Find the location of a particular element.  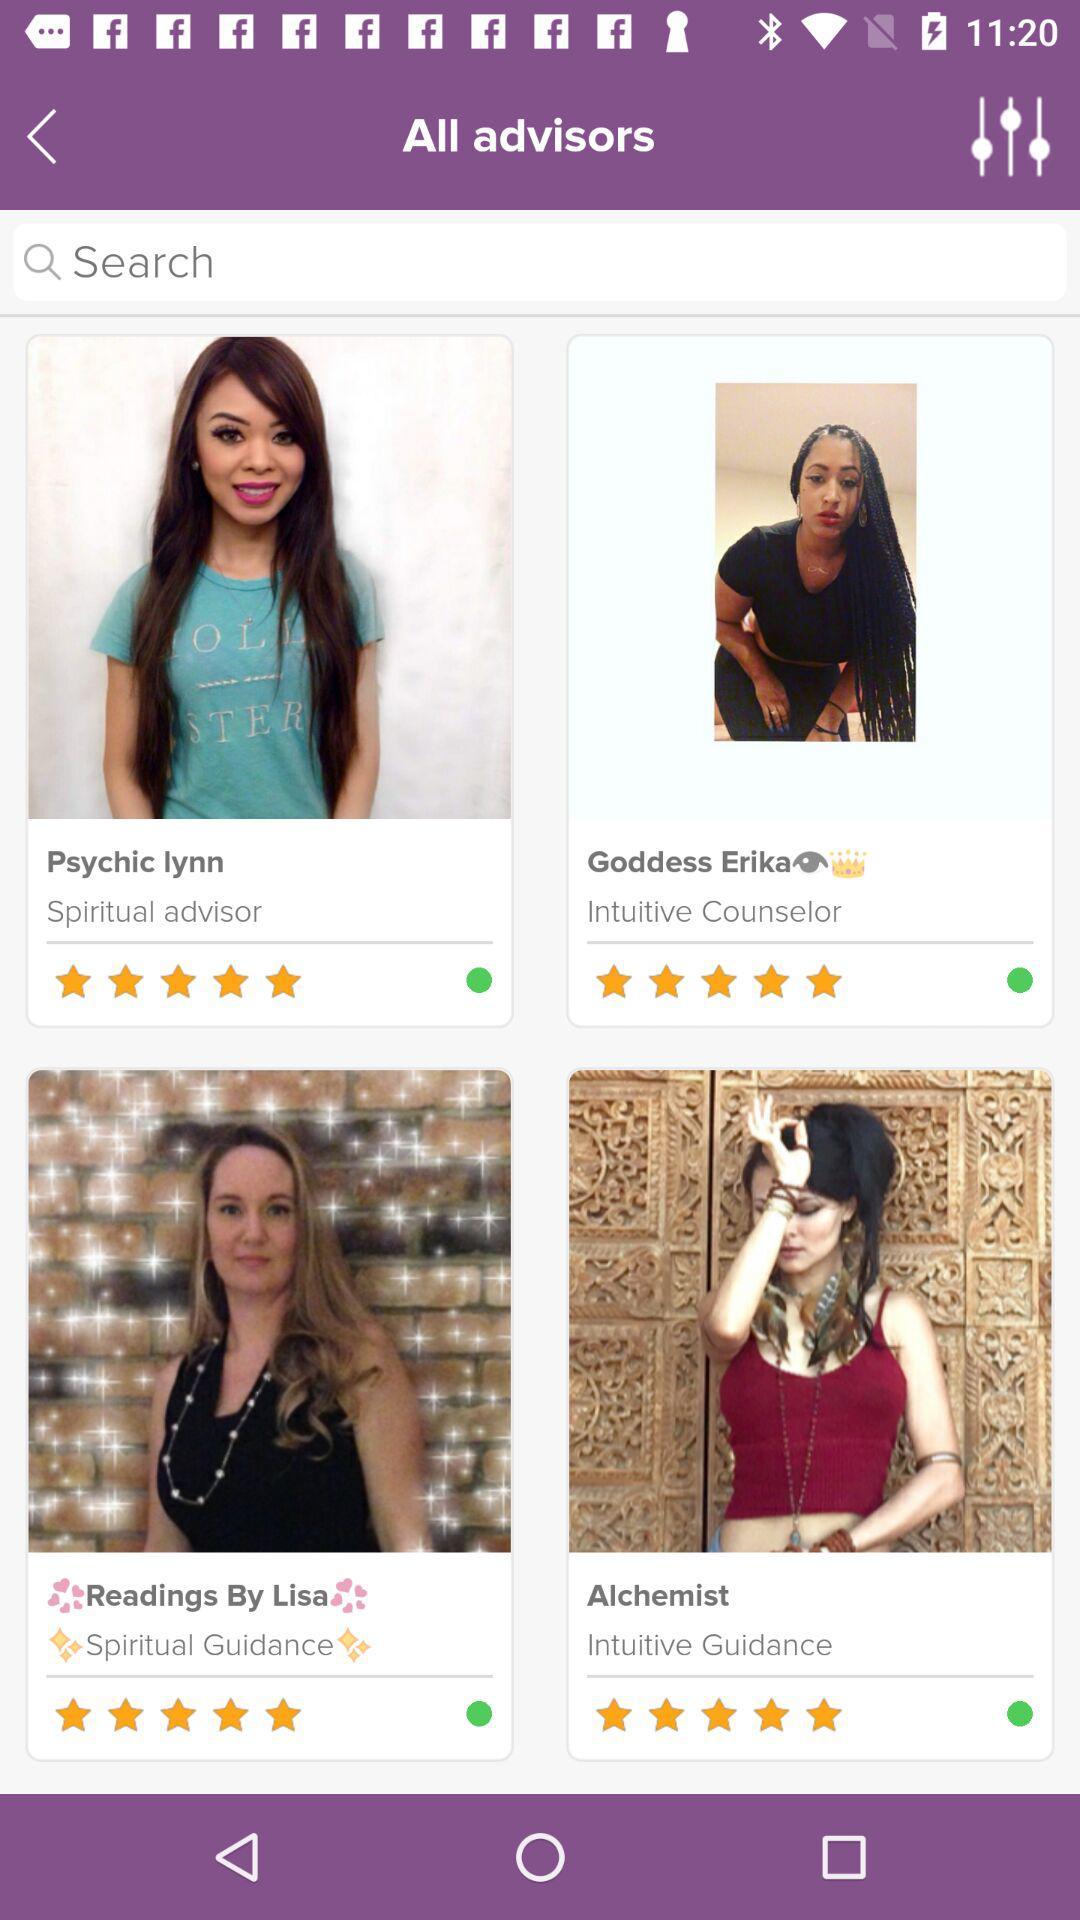

the item below the all advisors item is located at coordinates (540, 261).